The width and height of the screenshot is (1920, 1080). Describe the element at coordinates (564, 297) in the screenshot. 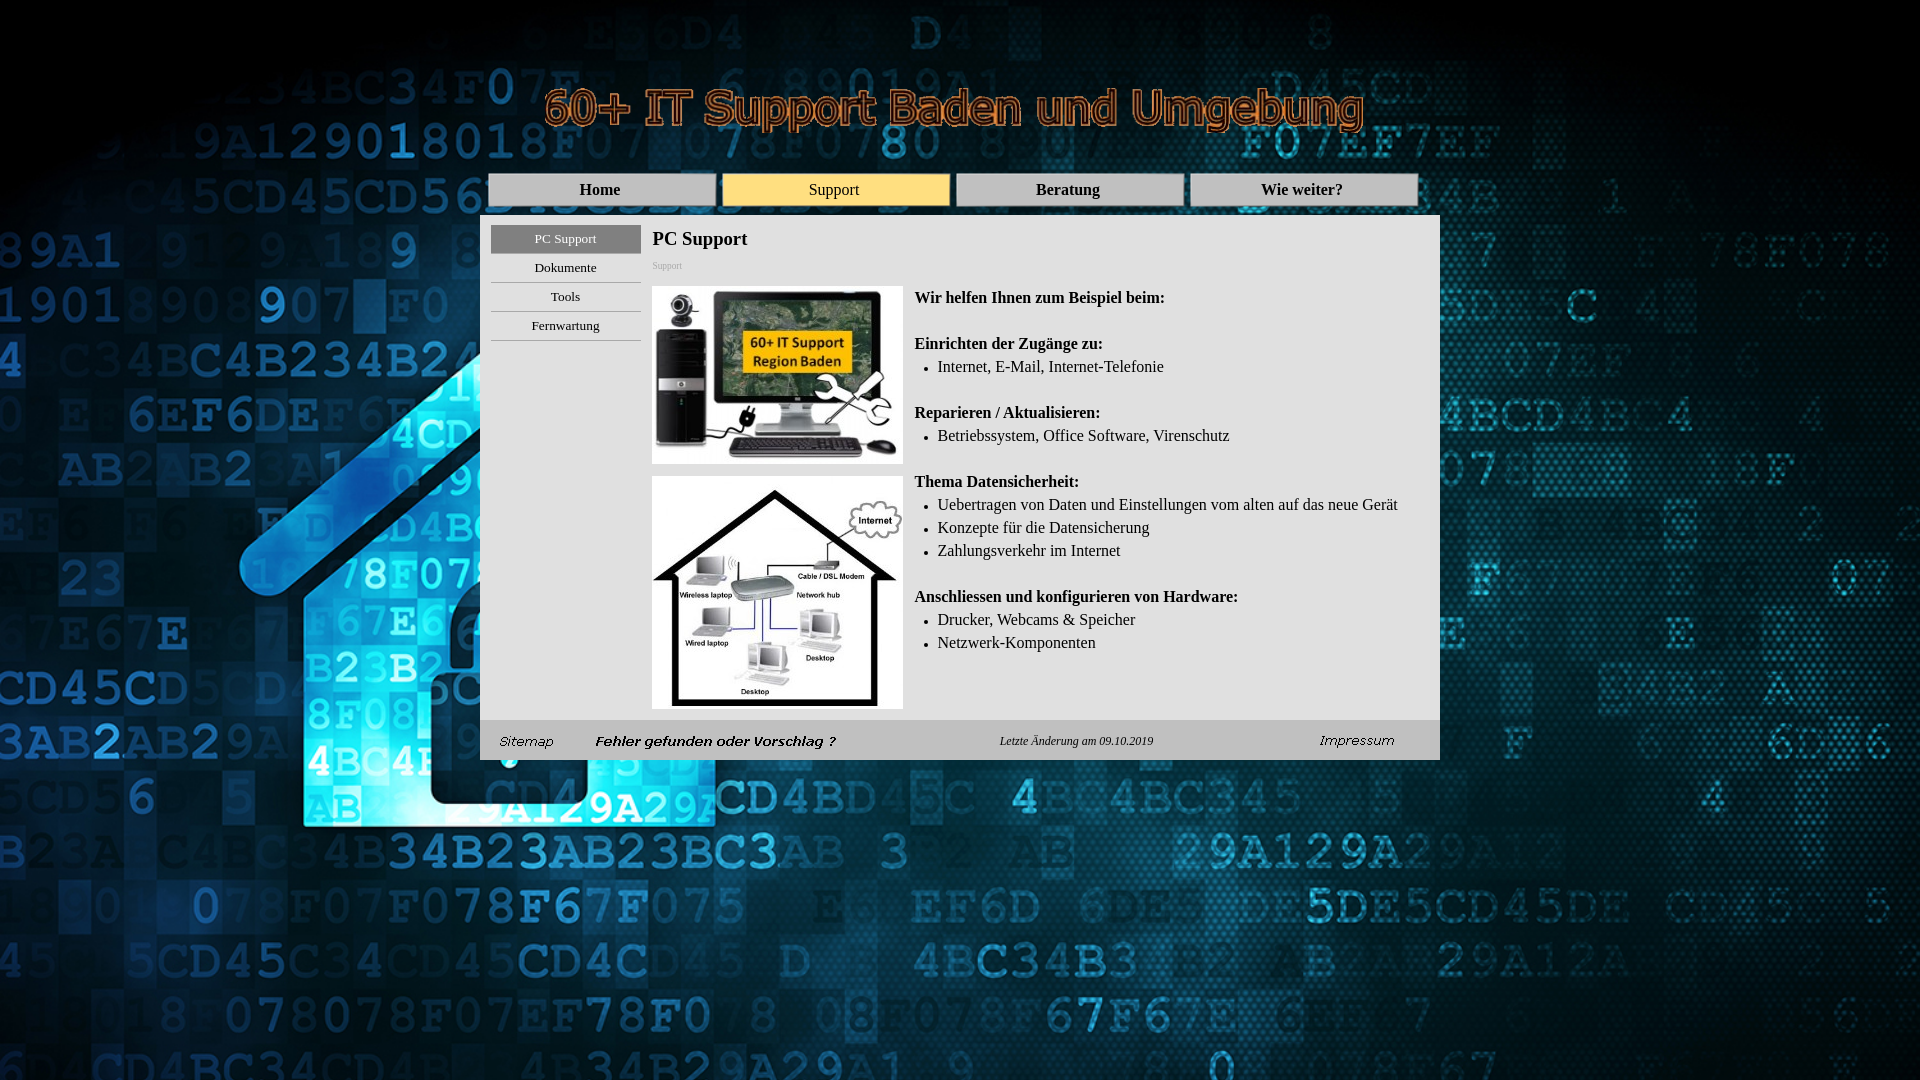

I see `'Tools'` at that location.